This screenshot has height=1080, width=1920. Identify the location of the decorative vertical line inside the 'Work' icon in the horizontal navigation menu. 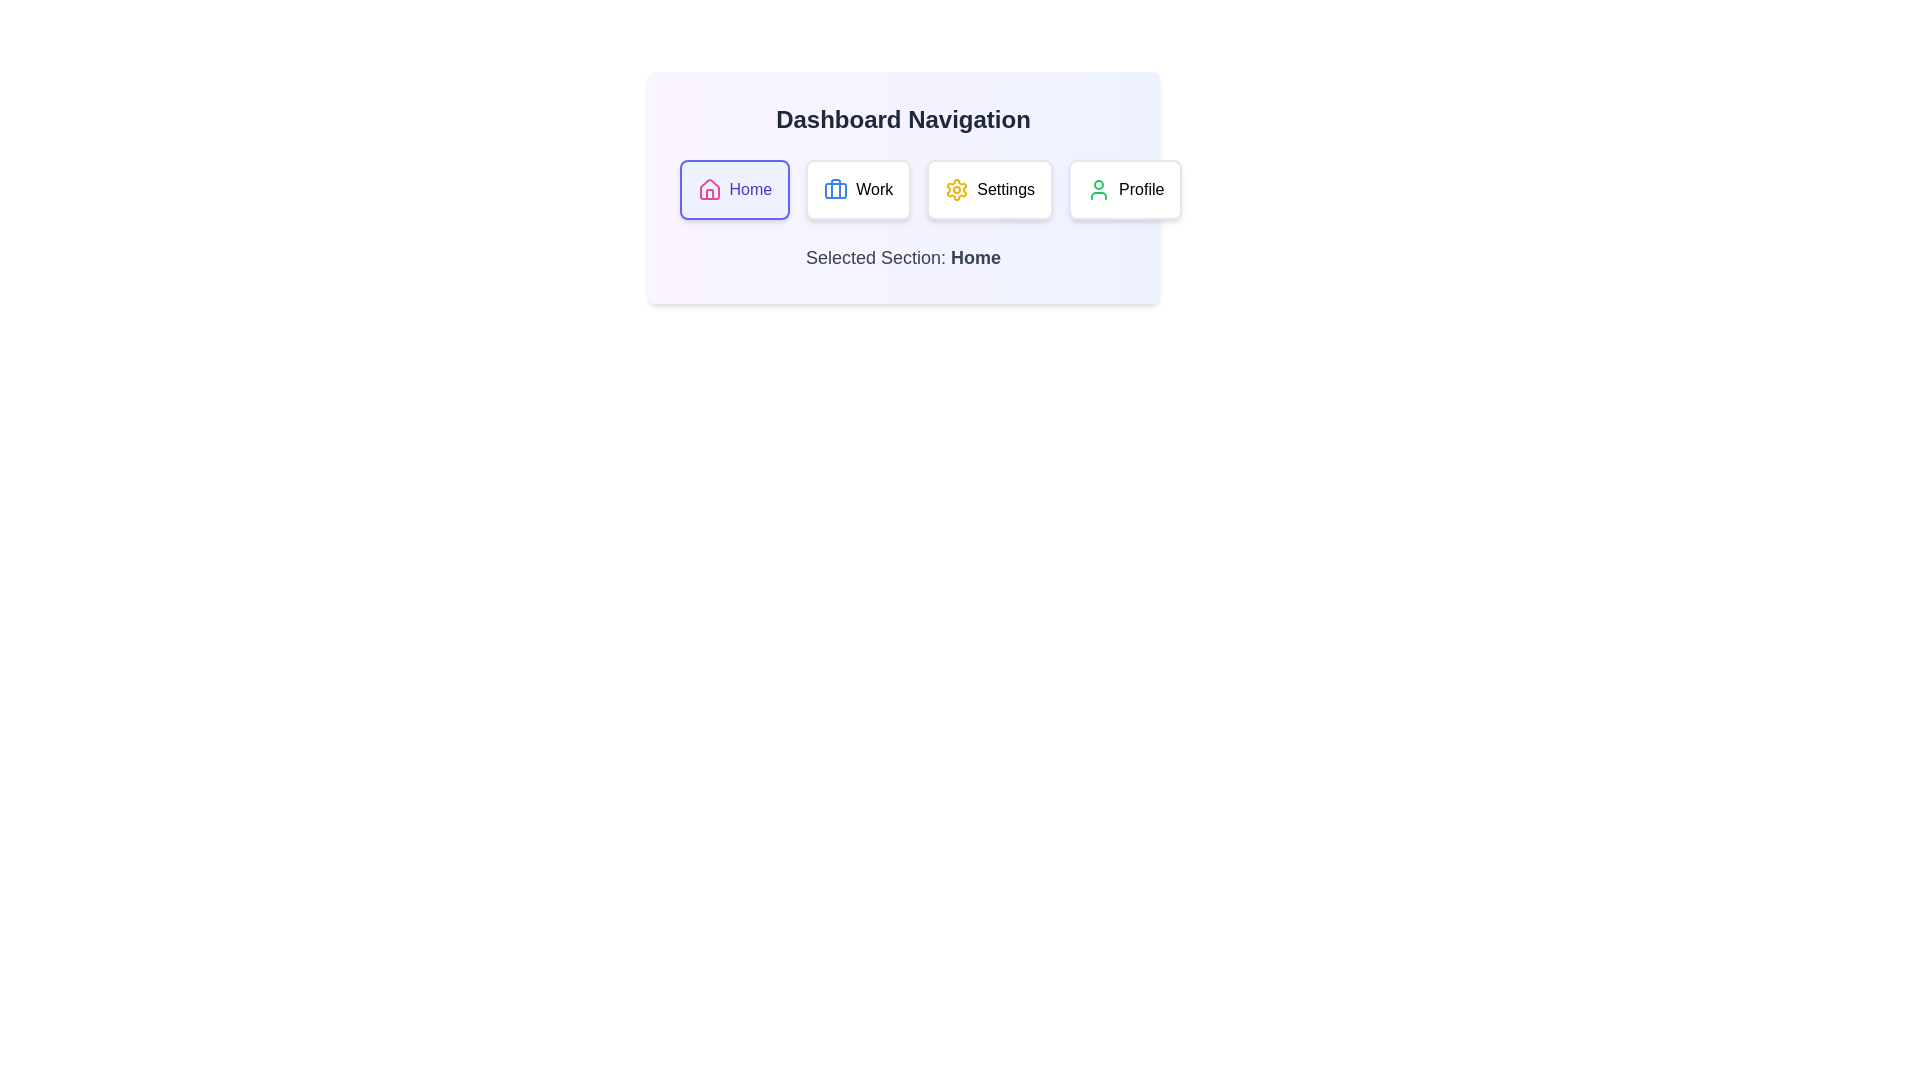
(836, 189).